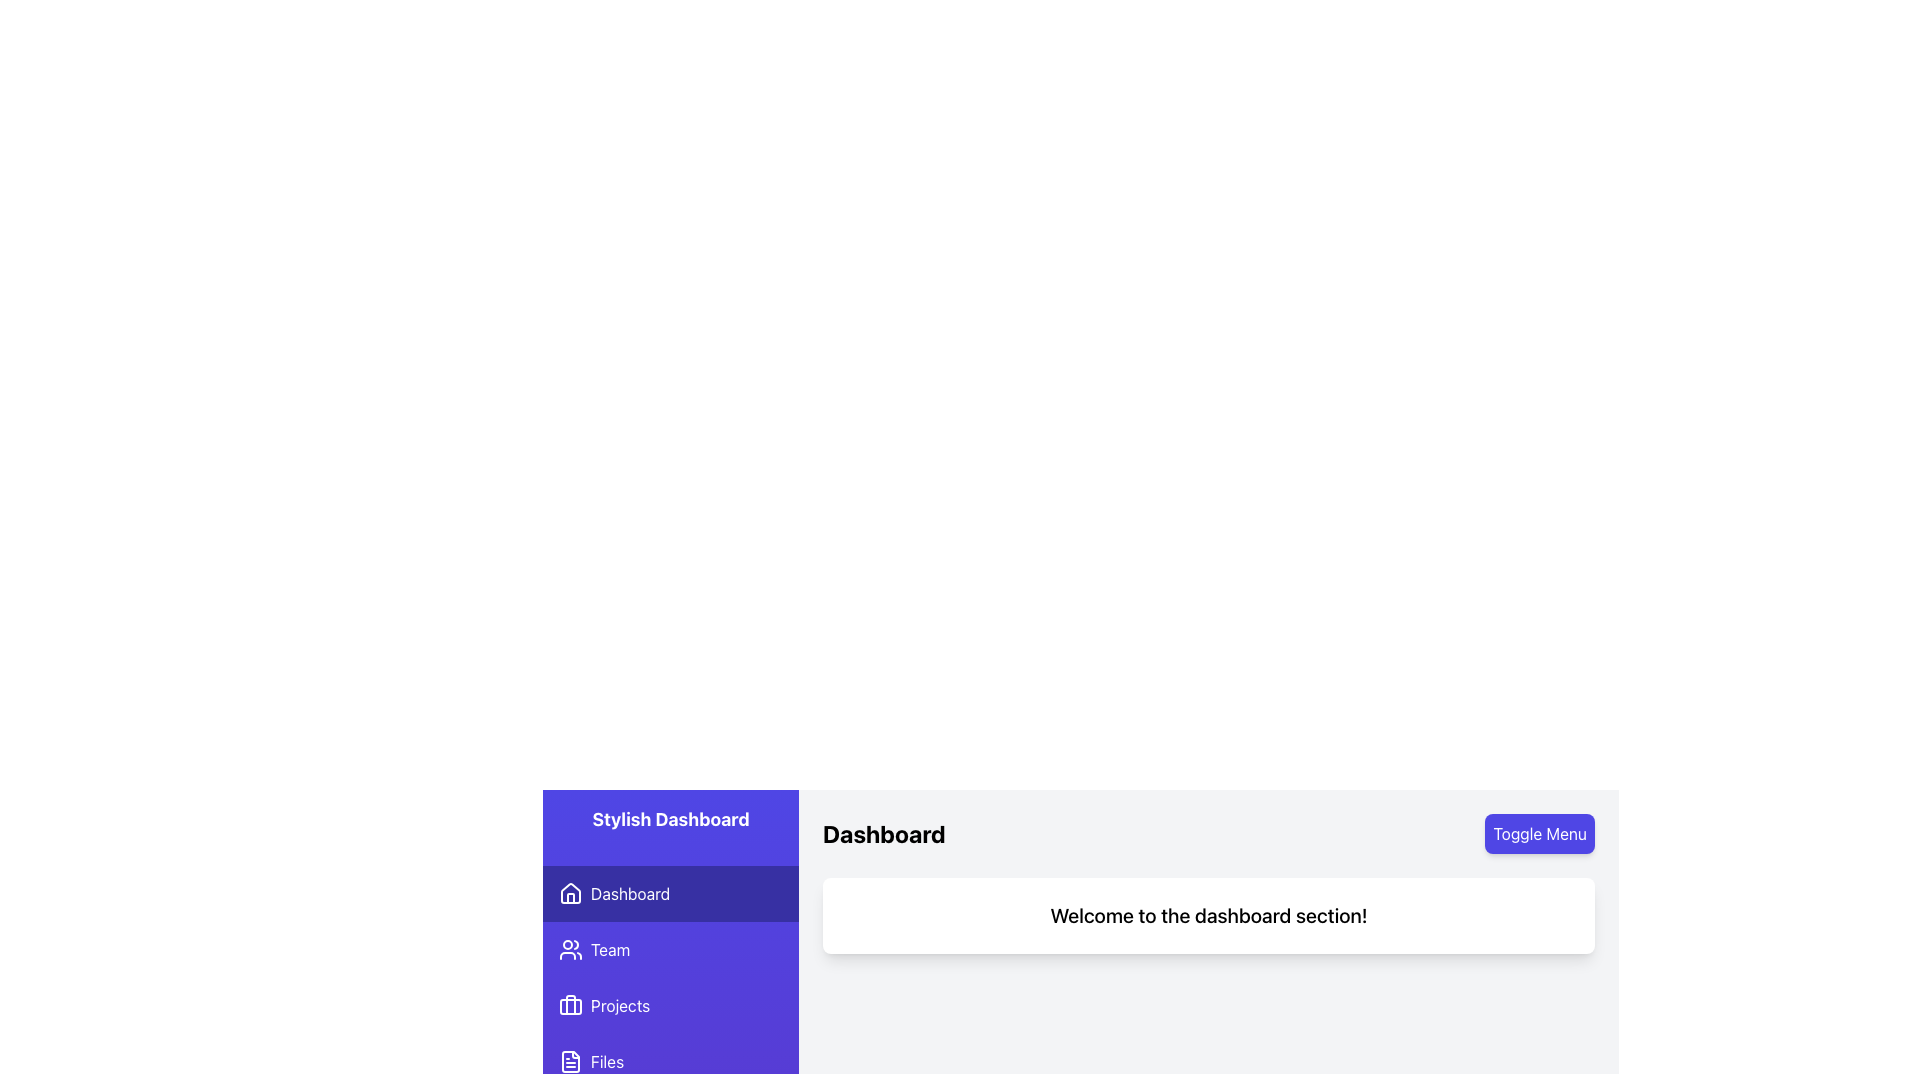 This screenshot has height=1080, width=1920. Describe the element at coordinates (609, 948) in the screenshot. I see `the 'Team' text label in the navigation menu, which is styled in a clear font and positioned with a purple background, located to the right of the group icon, under 'Dashboard' and above 'Projects'` at that location.